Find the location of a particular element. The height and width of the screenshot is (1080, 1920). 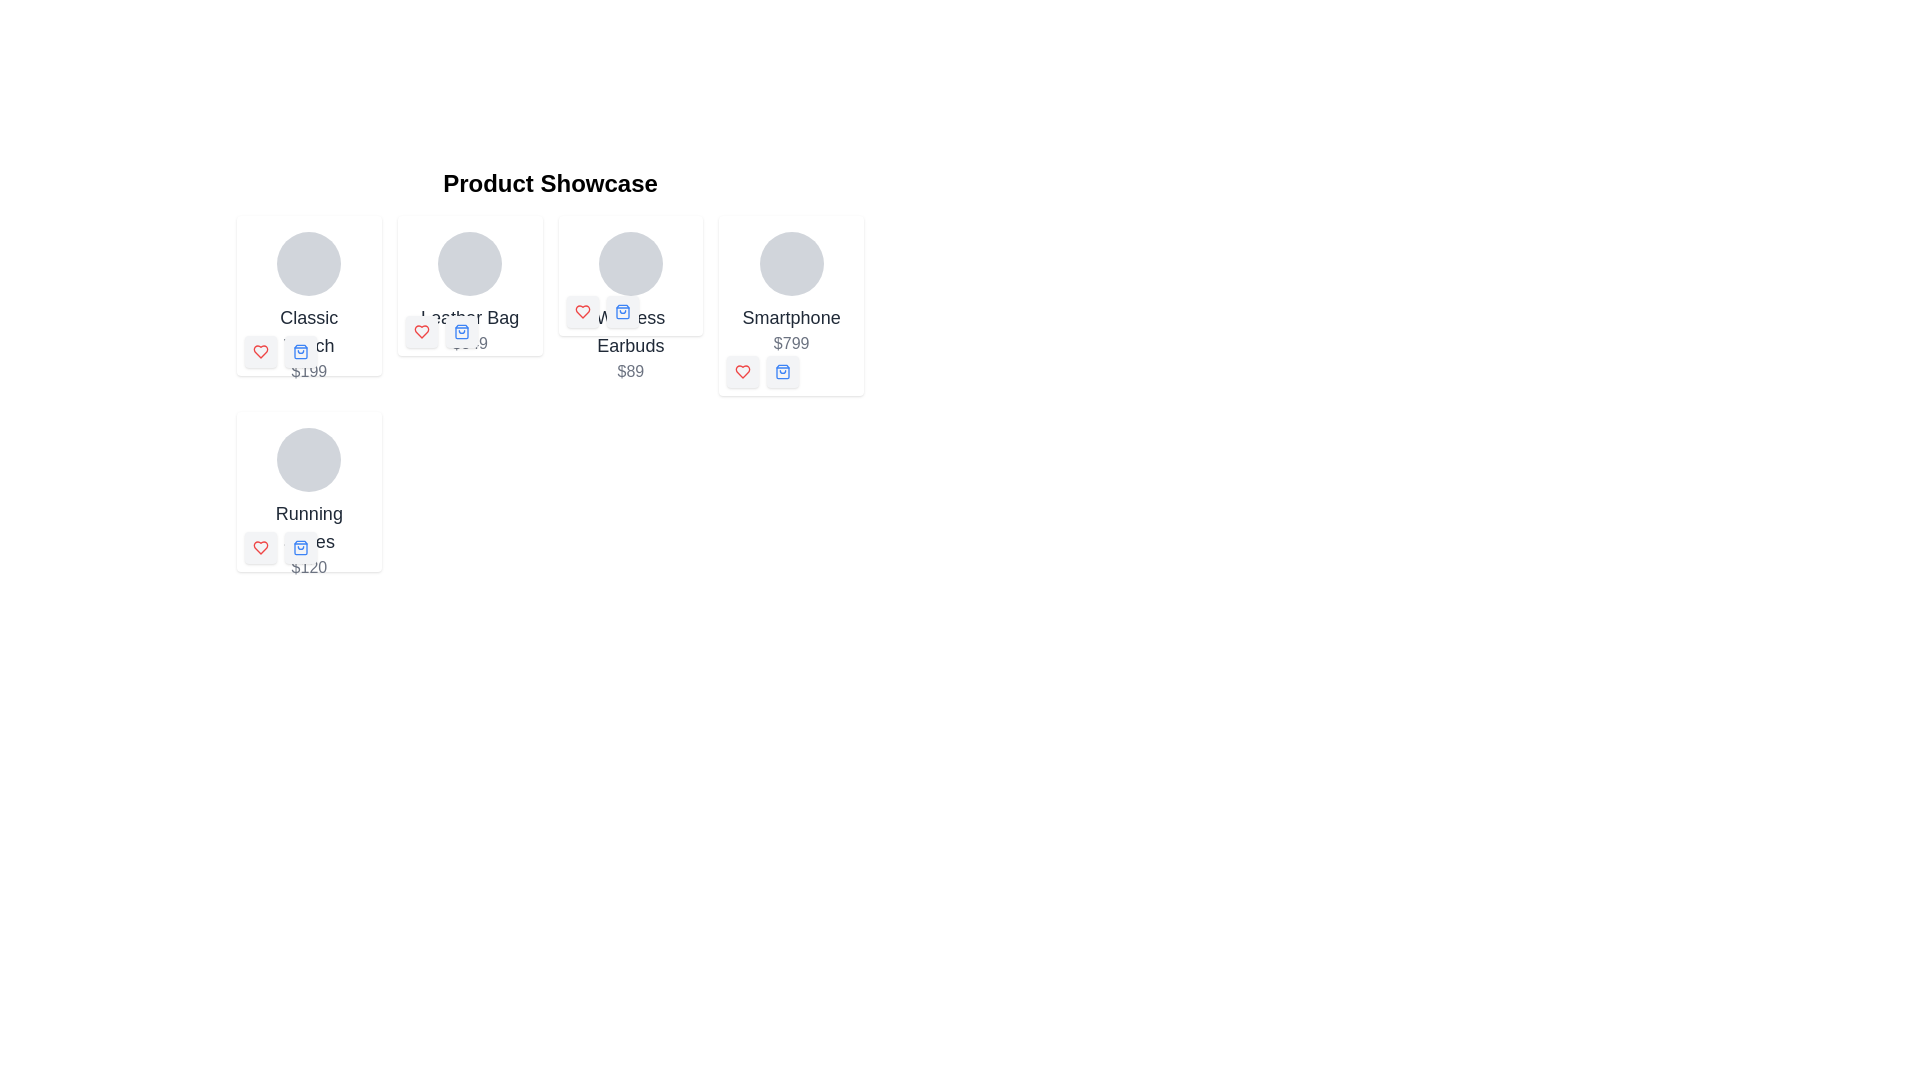

the shopping bag button at the bottom of the 'Running Shoes' product card is located at coordinates (308, 492).